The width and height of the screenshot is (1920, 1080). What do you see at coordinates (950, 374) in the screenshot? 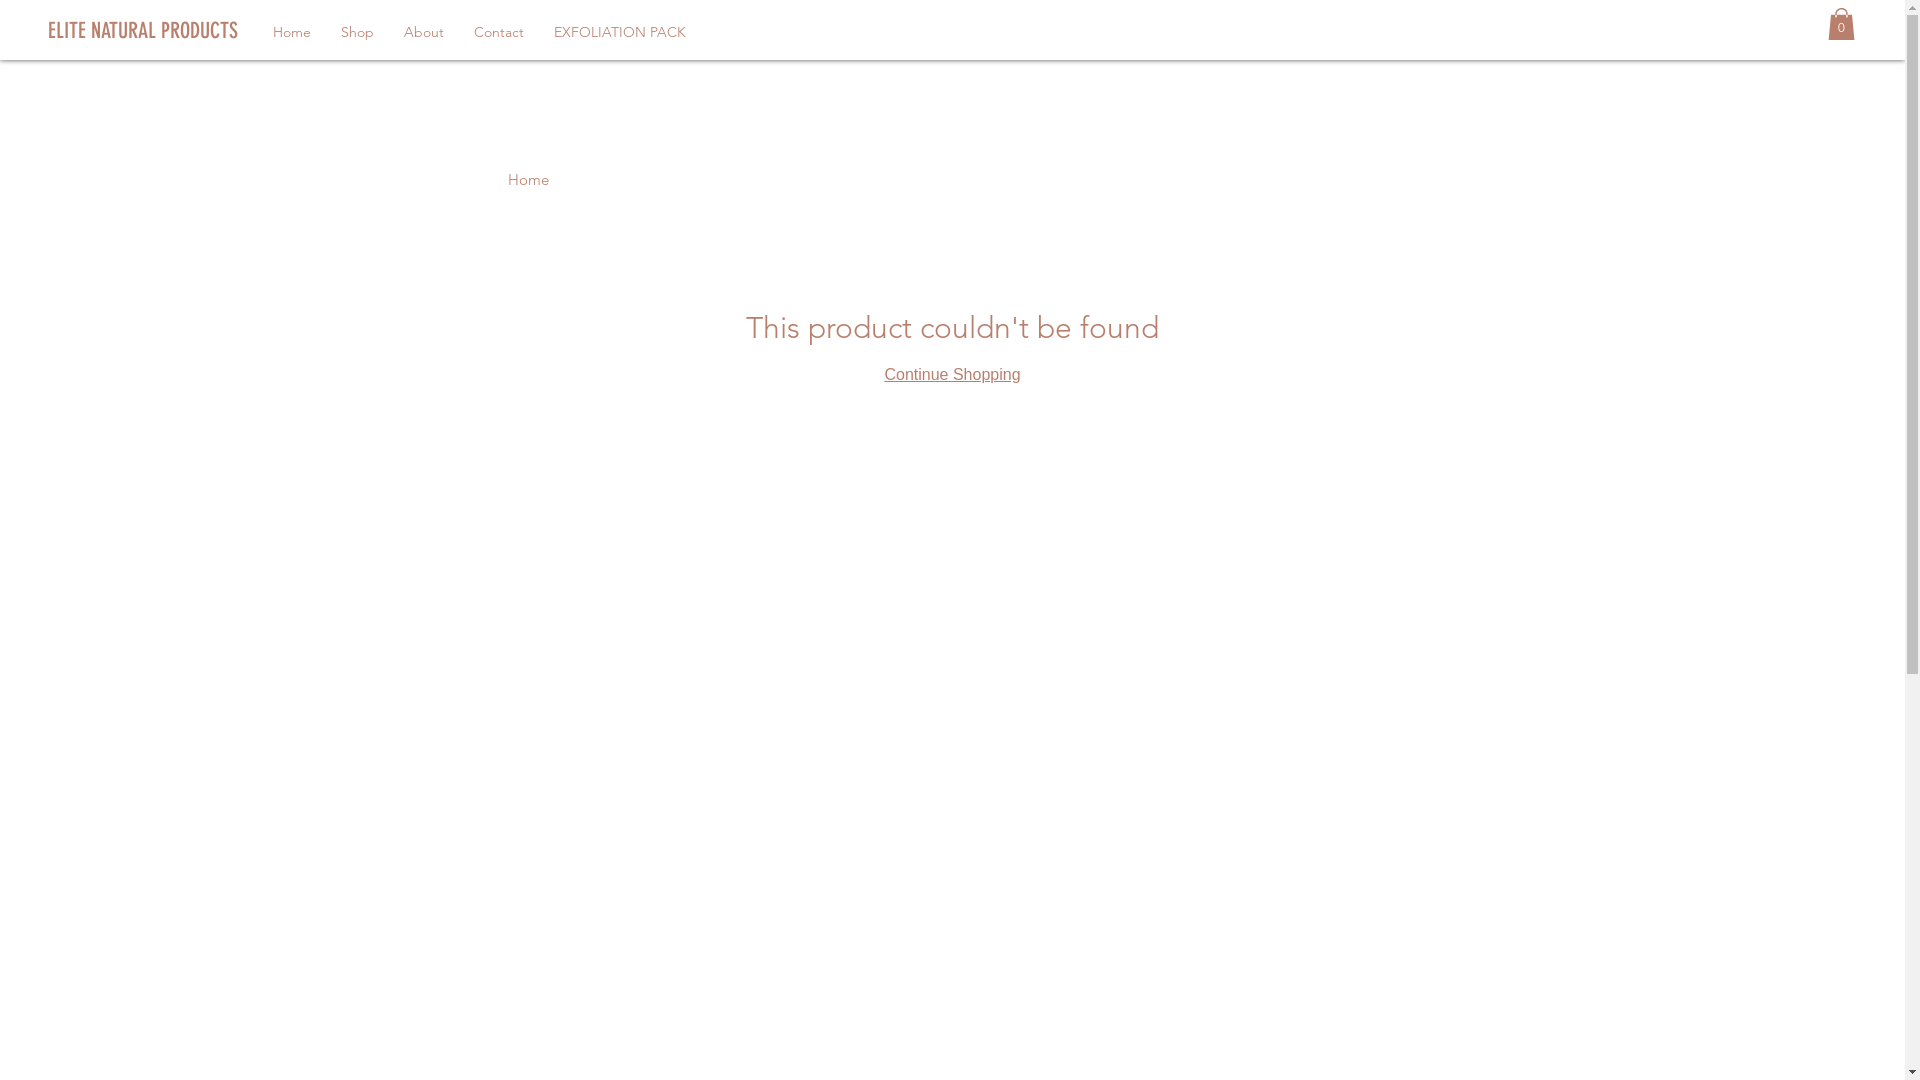
I see `'Continue Shopping'` at bounding box center [950, 374].